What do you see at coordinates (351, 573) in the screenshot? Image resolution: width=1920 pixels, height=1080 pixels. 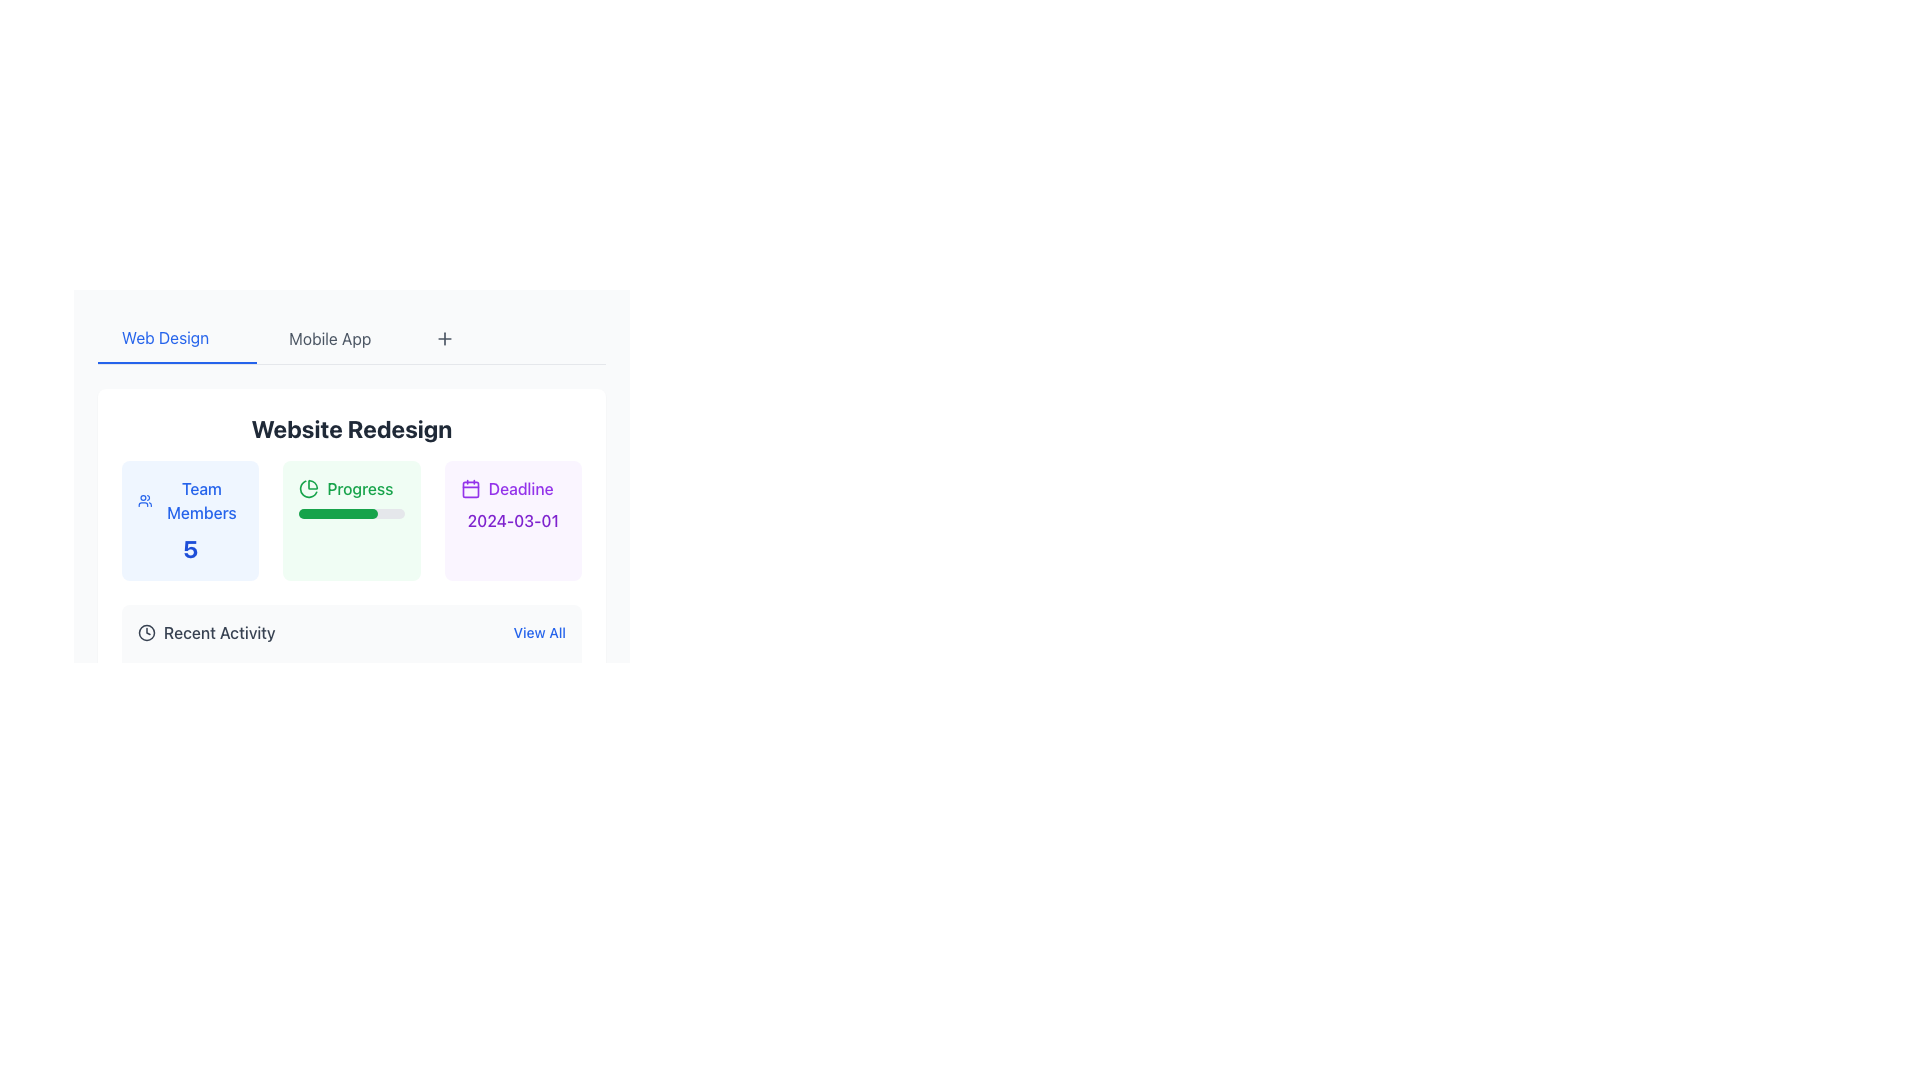 I see `the Progress Indicator Component, which features a light green background, a 'Progress' title, and a progress bar indicating 75% fill, positioned centrally in a grid layout under 'Website Redesign'` at bounding box center [351, 573].